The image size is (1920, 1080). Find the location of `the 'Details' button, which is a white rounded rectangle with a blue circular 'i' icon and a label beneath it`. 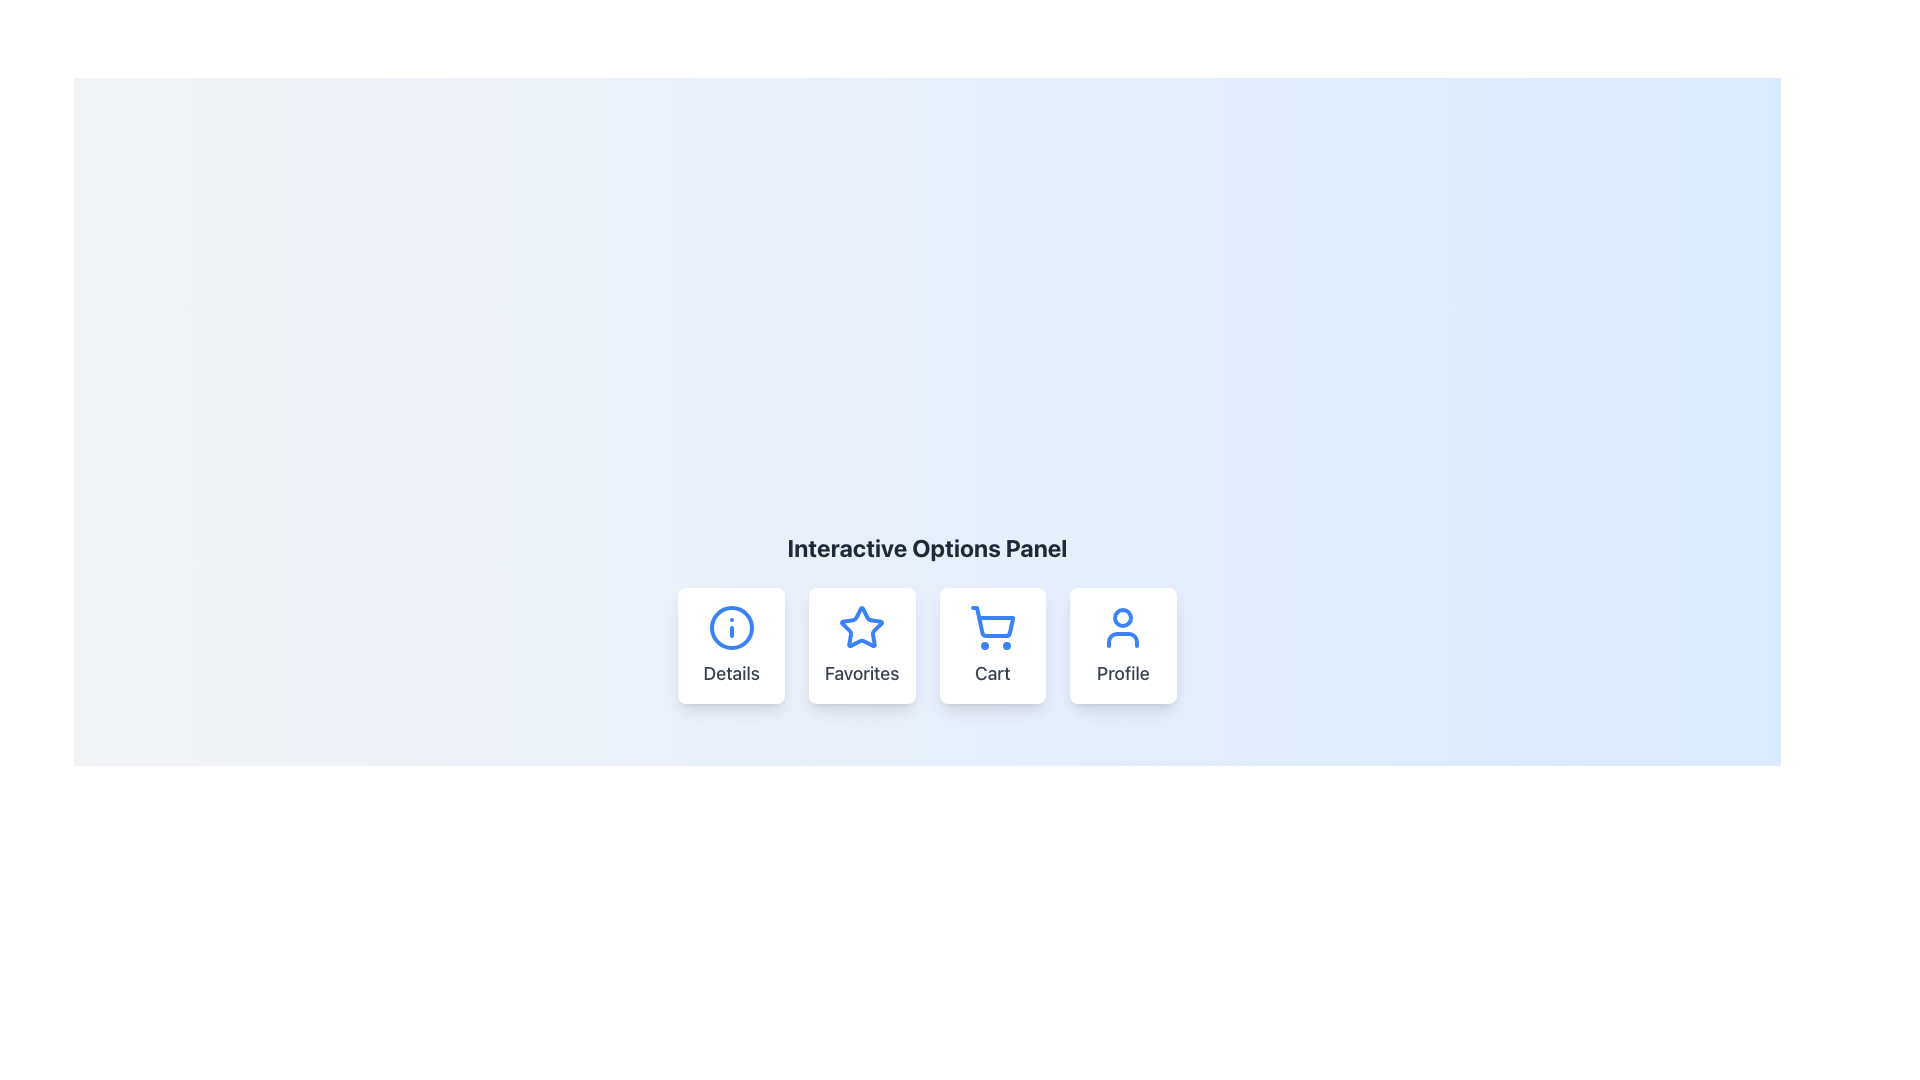

the 'Details' button, which is a white rounded rectangle with a blue circular 'i' icon and a label beneath it is located at coordinates (730, 645).